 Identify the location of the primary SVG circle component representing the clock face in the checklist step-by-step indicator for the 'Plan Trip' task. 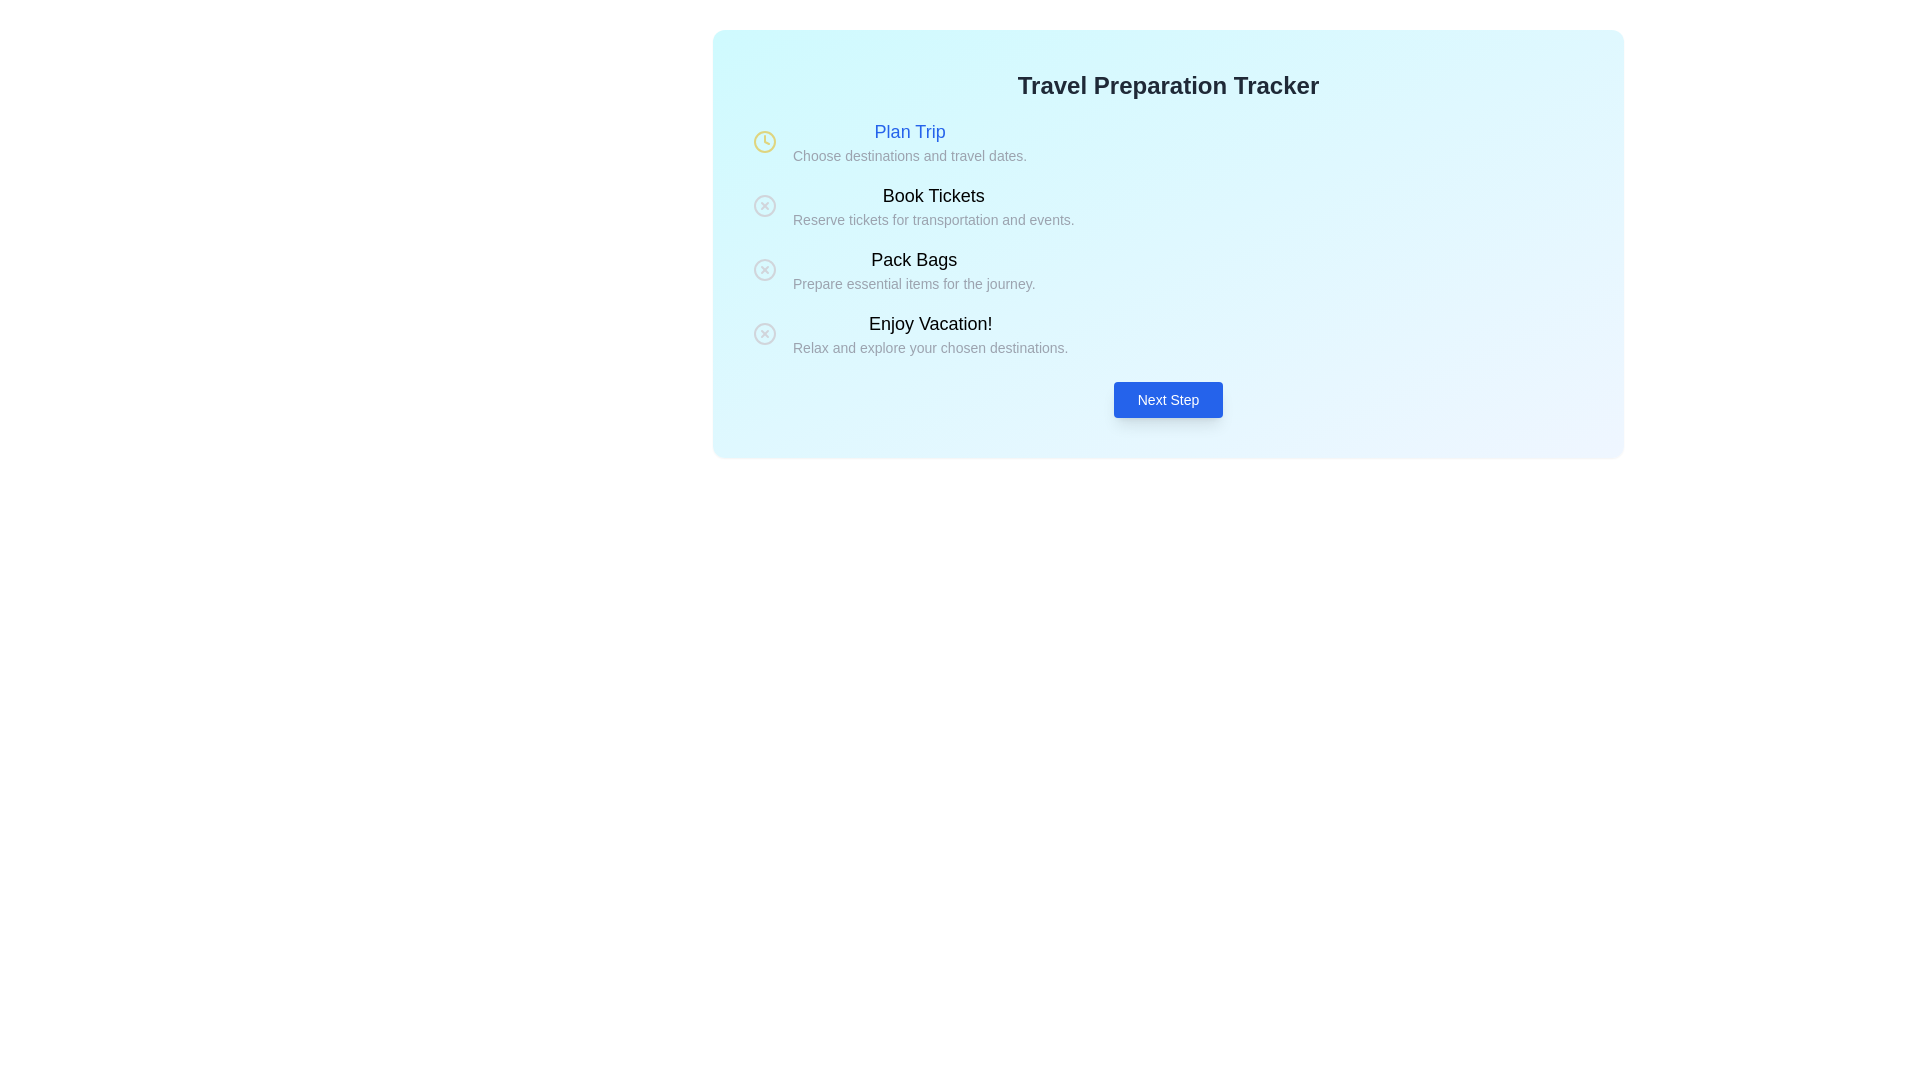
(763, 141).